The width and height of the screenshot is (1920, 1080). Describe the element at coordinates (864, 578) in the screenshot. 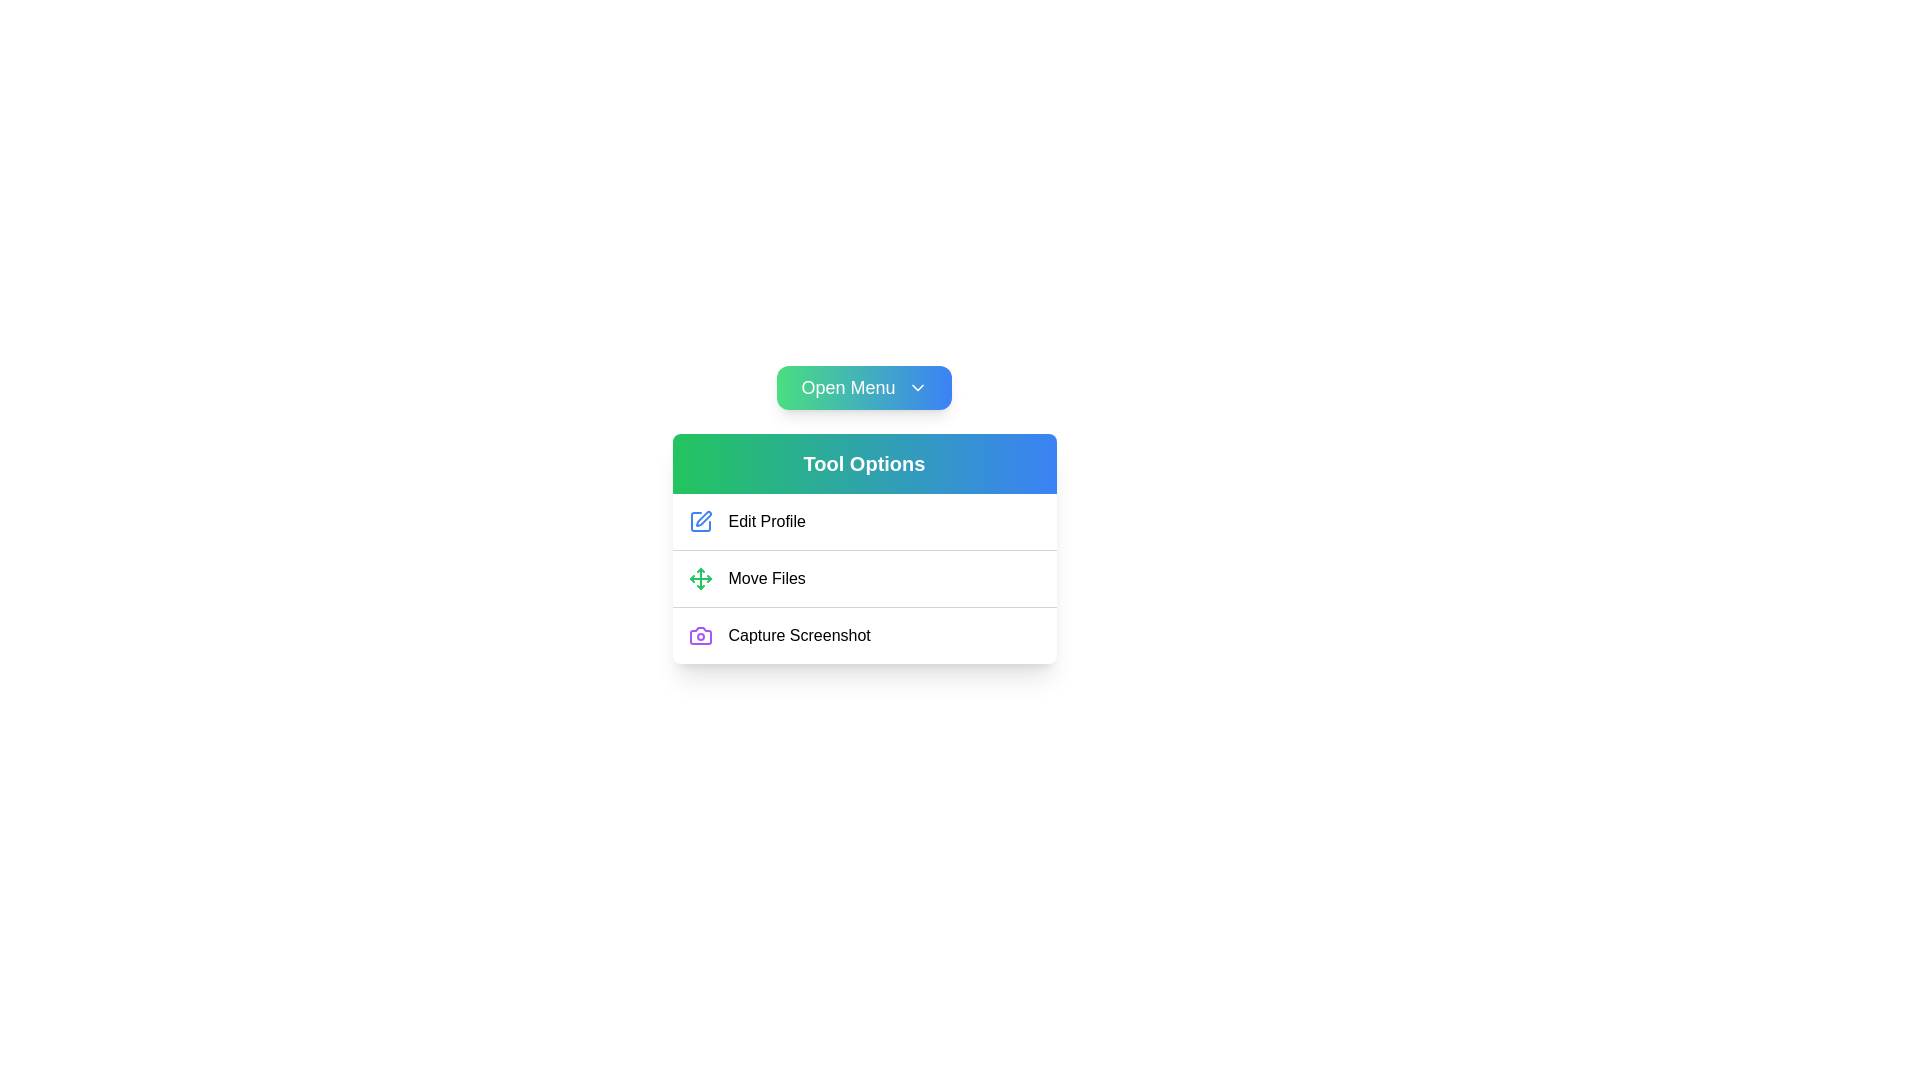

I see `the second entry in the 'Tool Options' dropdown menu to initiate the file-moving process` at that location.